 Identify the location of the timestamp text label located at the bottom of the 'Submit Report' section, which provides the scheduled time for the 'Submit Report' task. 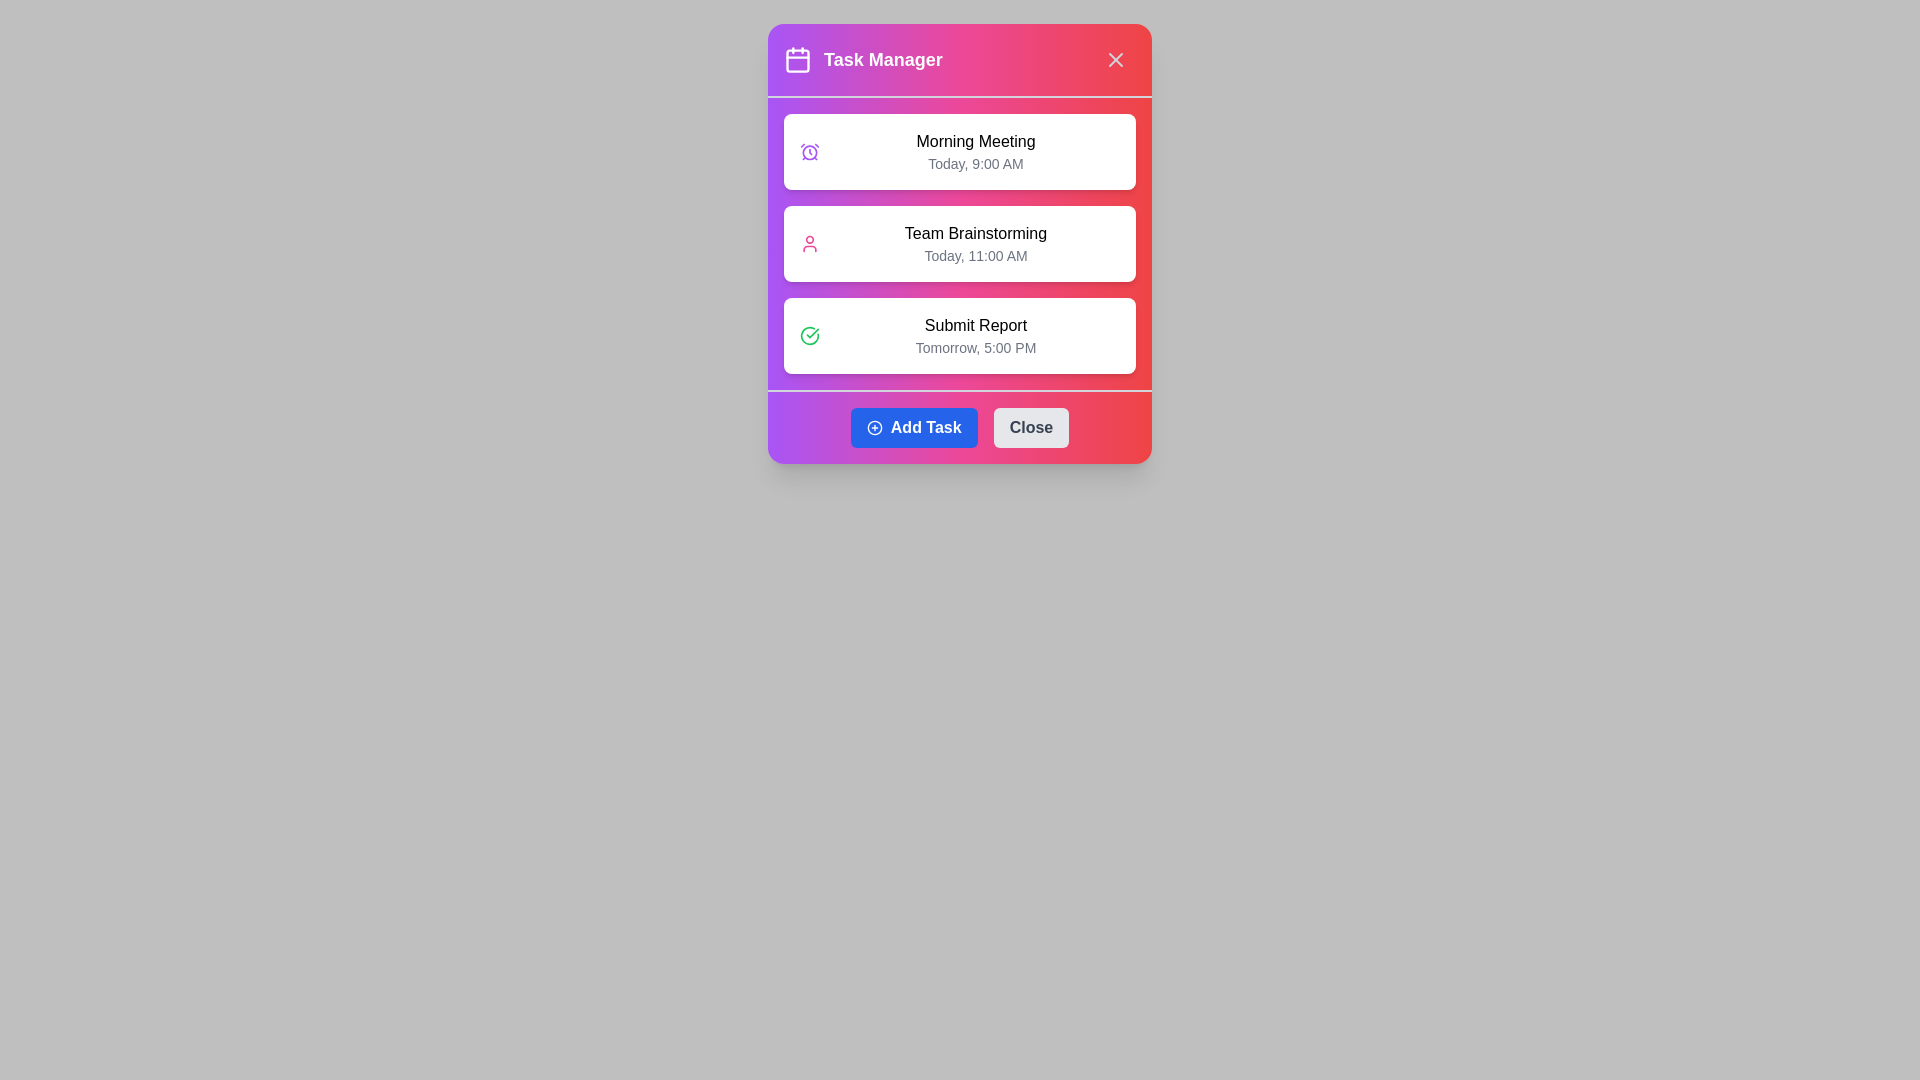
(975, 346).